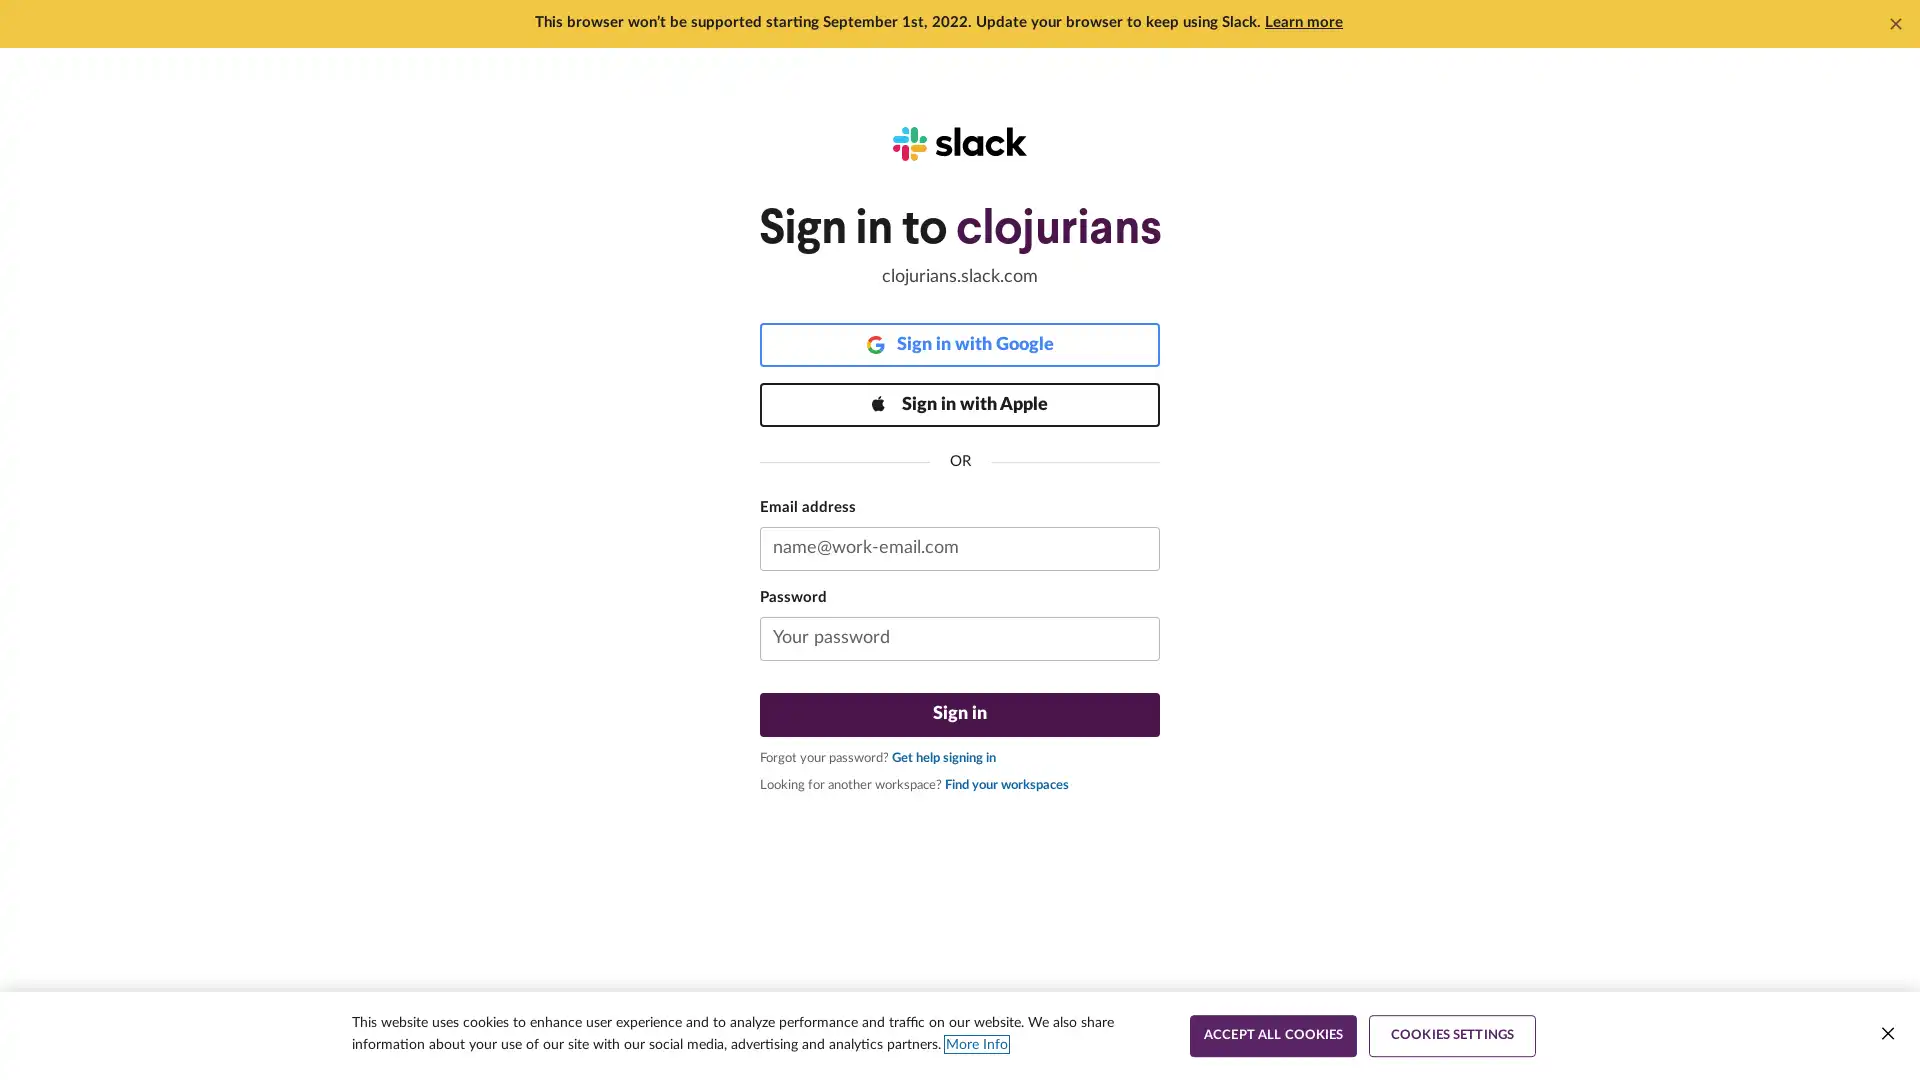 The image size is (1920, 1080). I want to click on Close, so click(1886, 1033).